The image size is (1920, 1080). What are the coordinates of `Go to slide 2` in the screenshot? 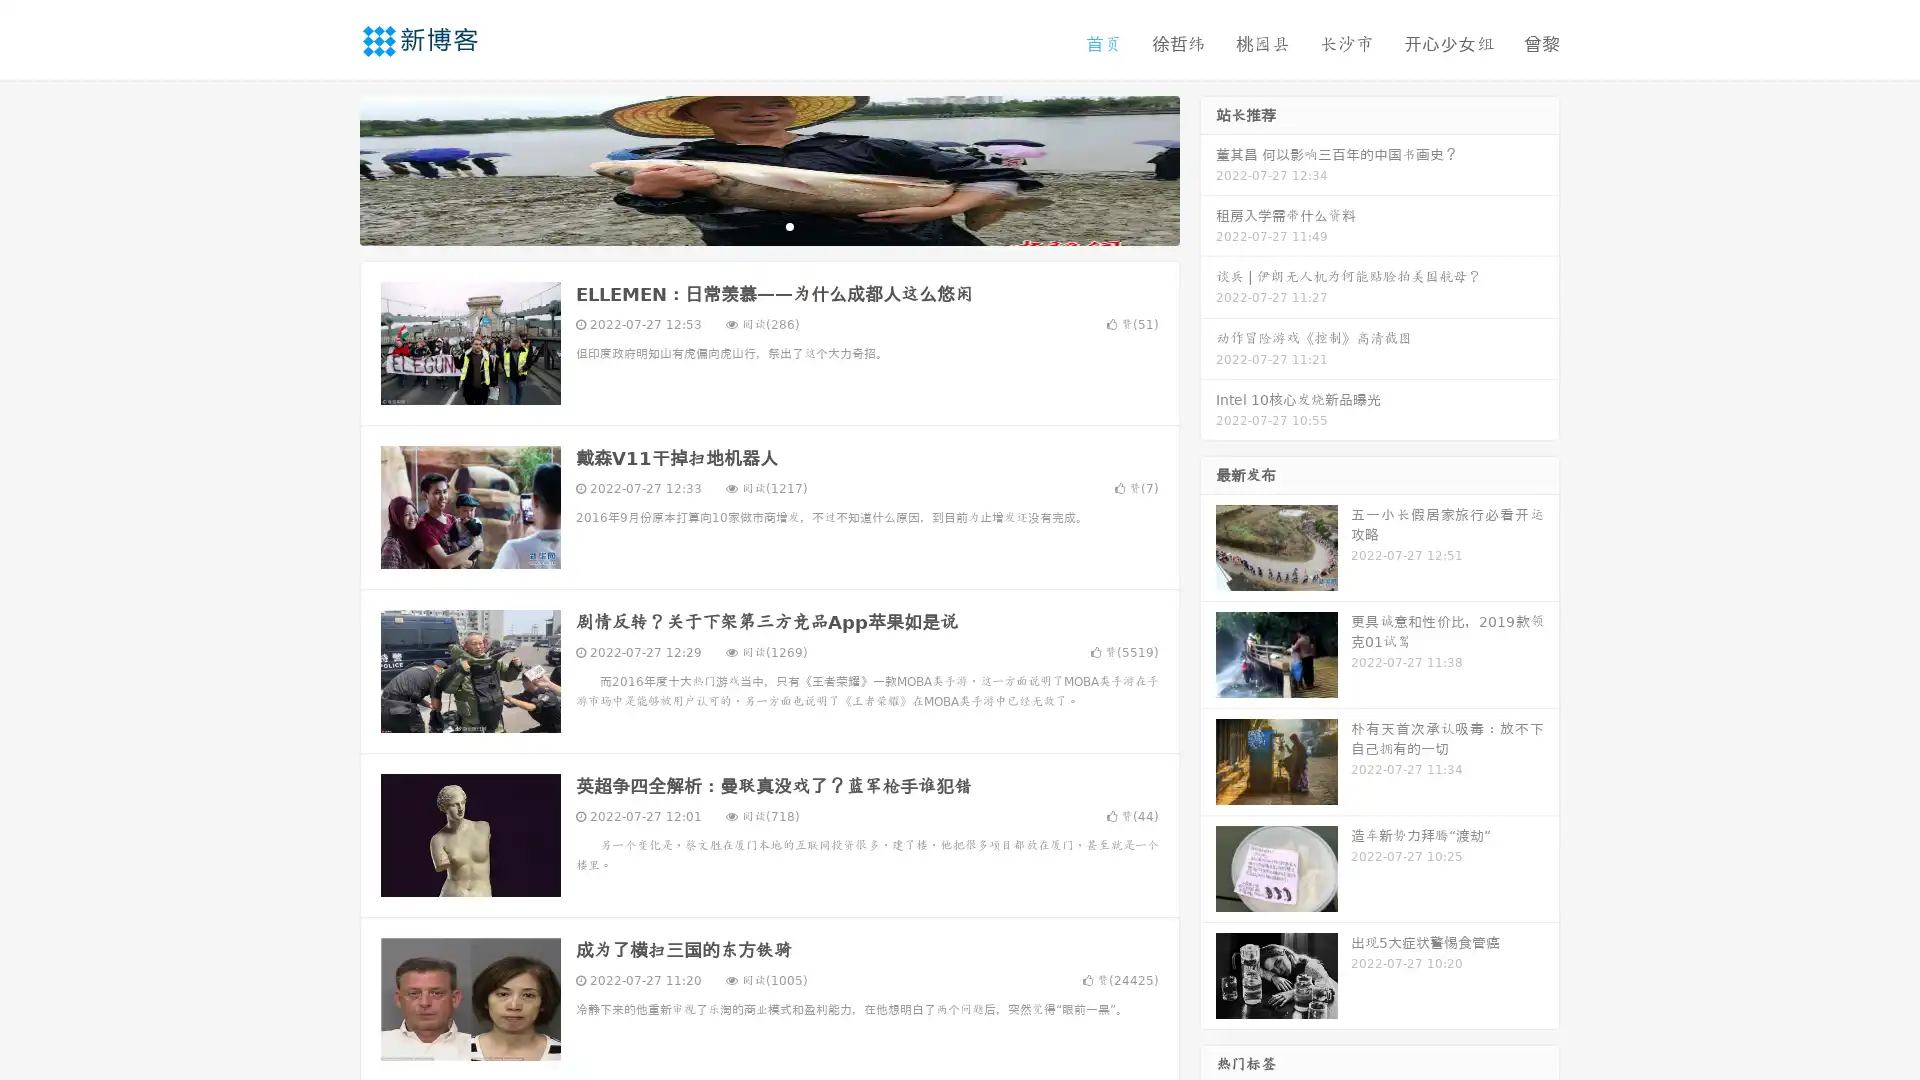 It's located at (768, 225).